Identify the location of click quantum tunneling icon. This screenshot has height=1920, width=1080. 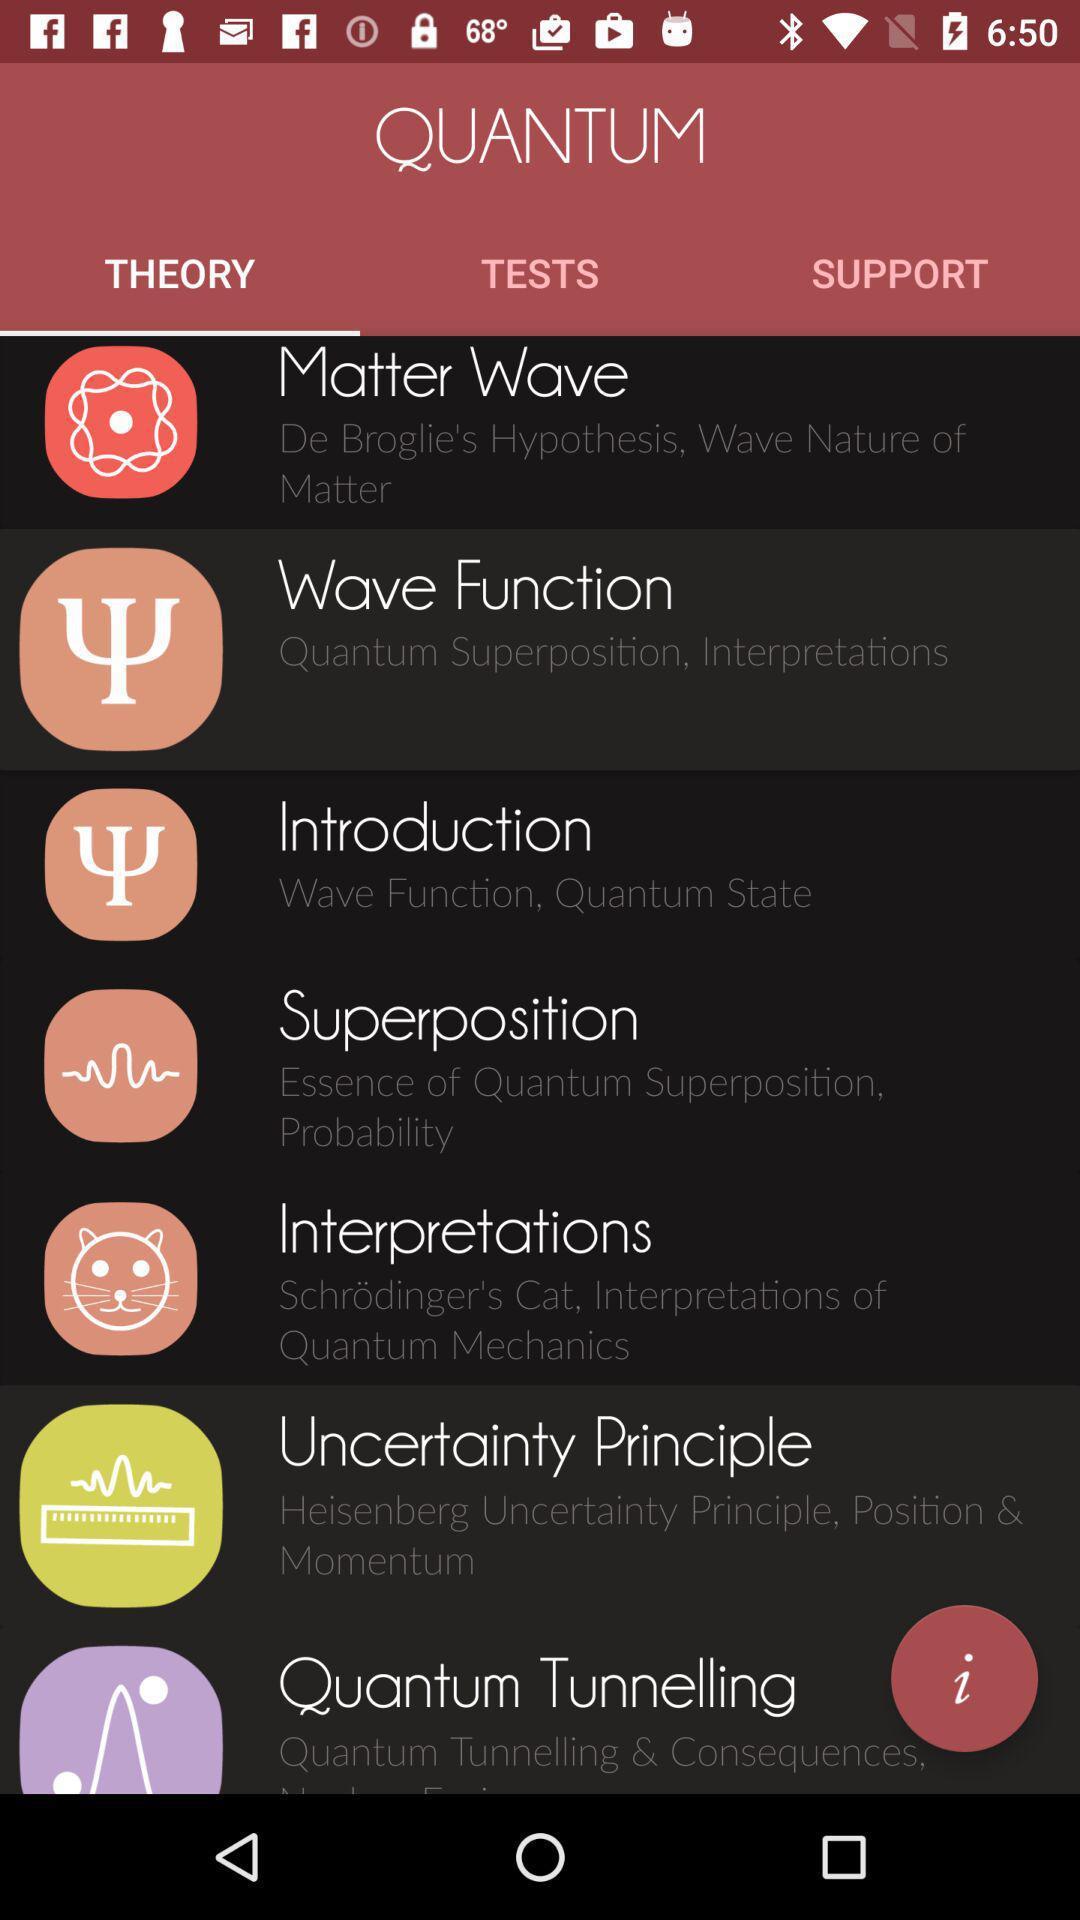
(120, 1717).